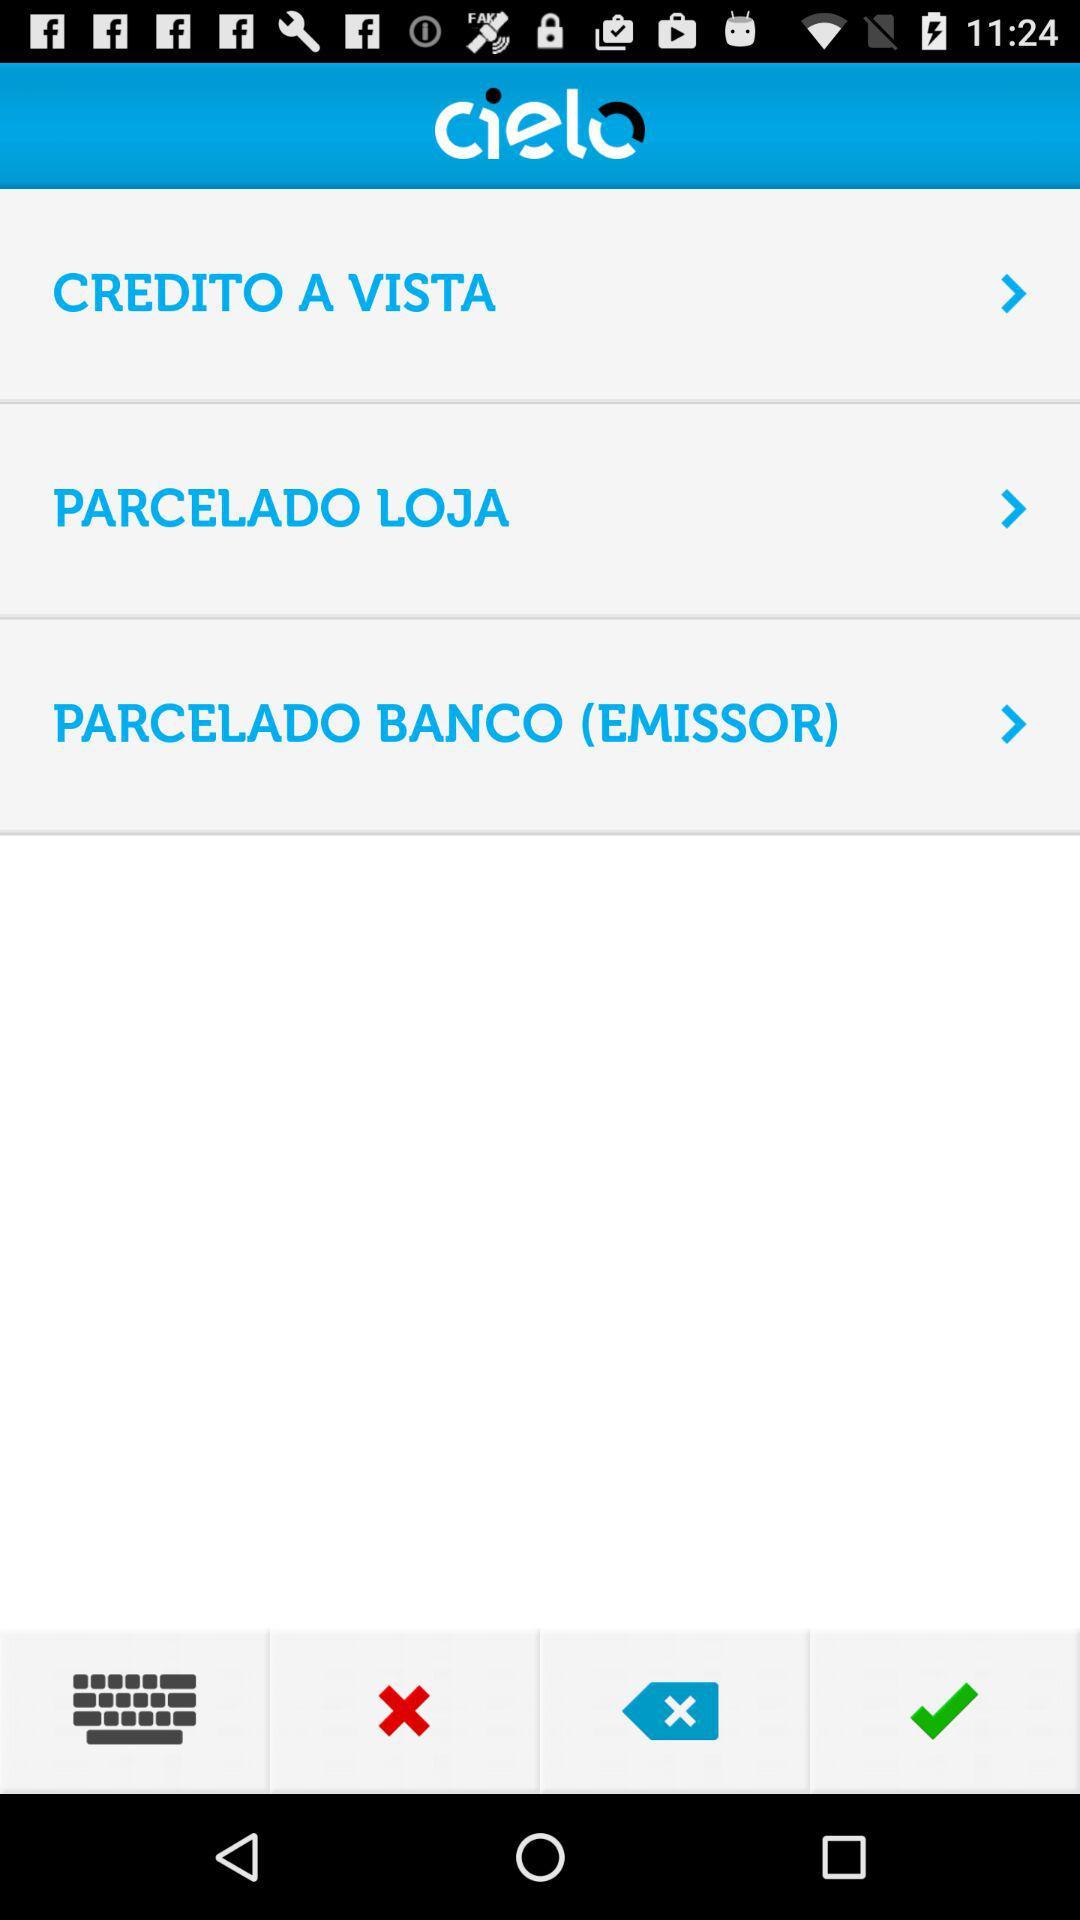 This screenshot has width=1080, height=1920. What do you see at coordinates (540, 617) in the screenshot?
I see `app above the parcelado banco (emissor) icon` at bounding box center [540, 617].